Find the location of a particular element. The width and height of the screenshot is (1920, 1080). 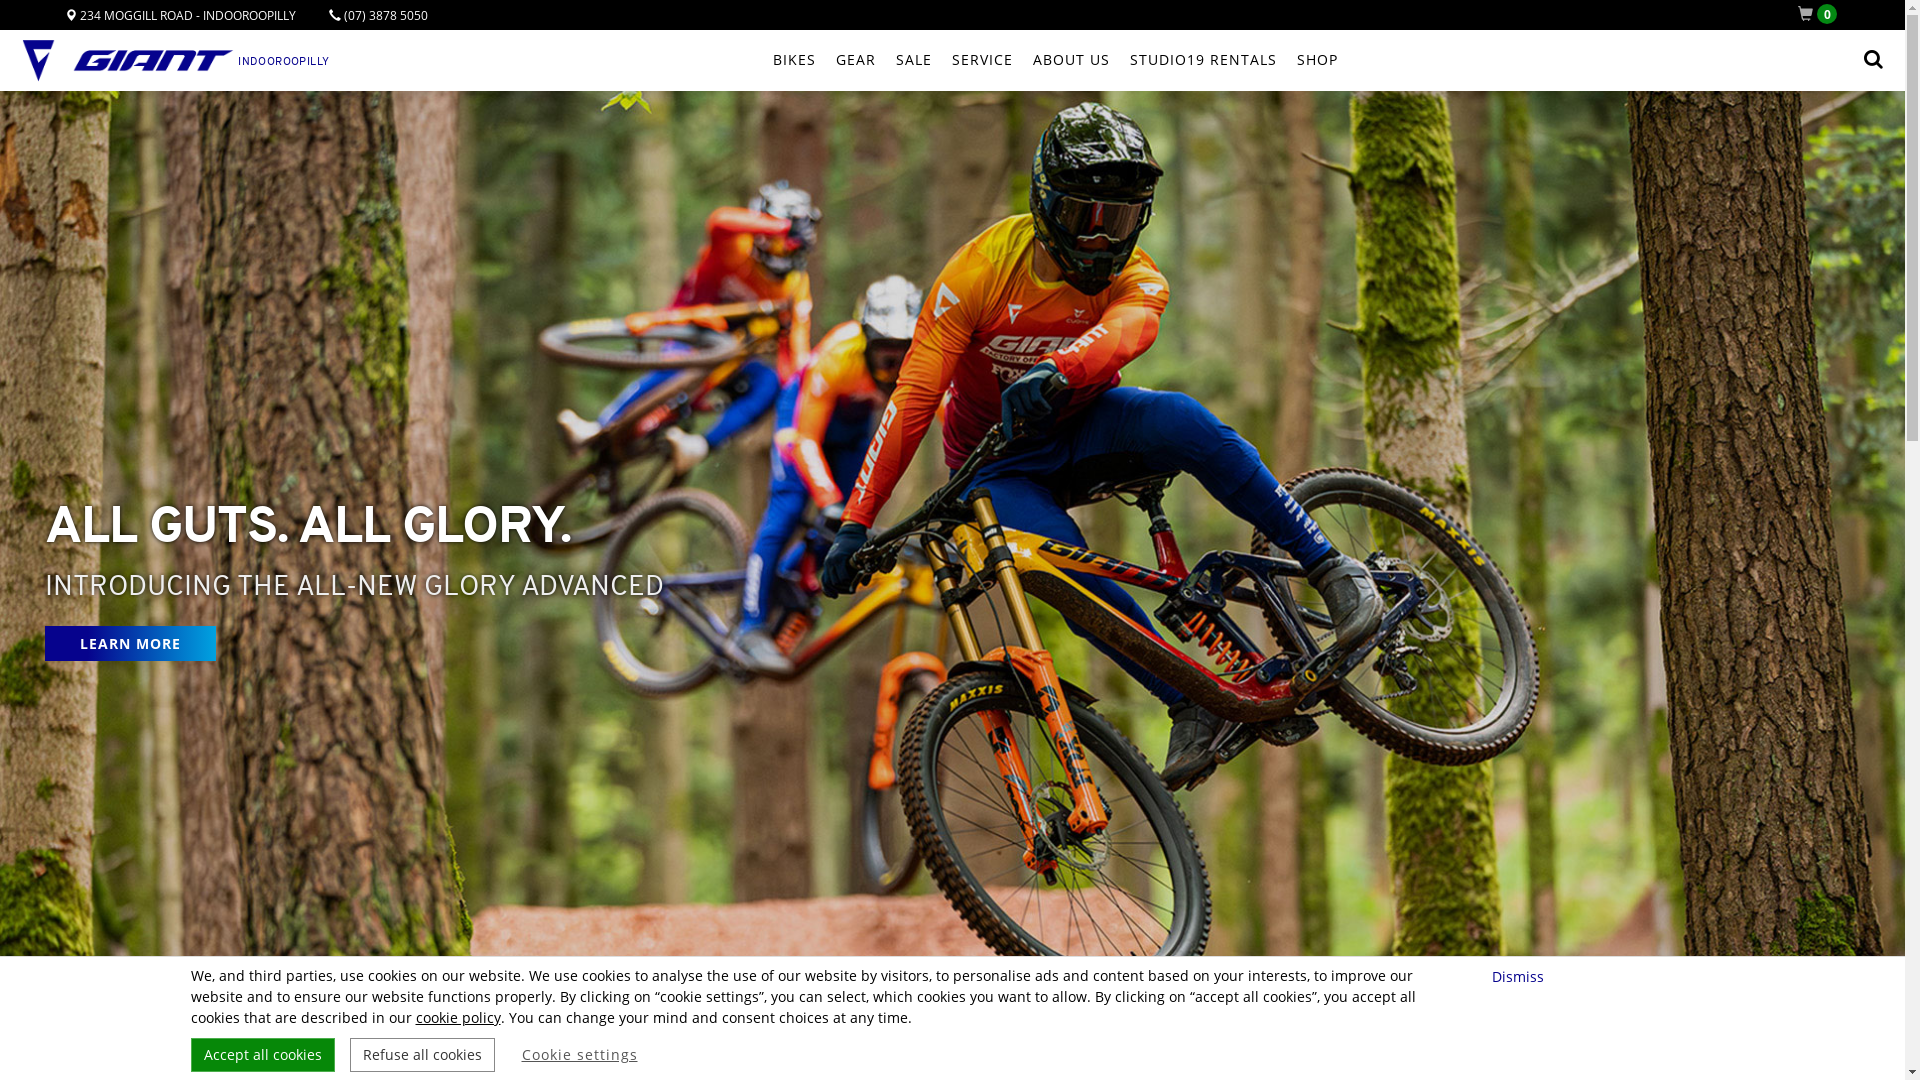

'STUDIO19 RENTALS' is located at coordinates (1202, 59).